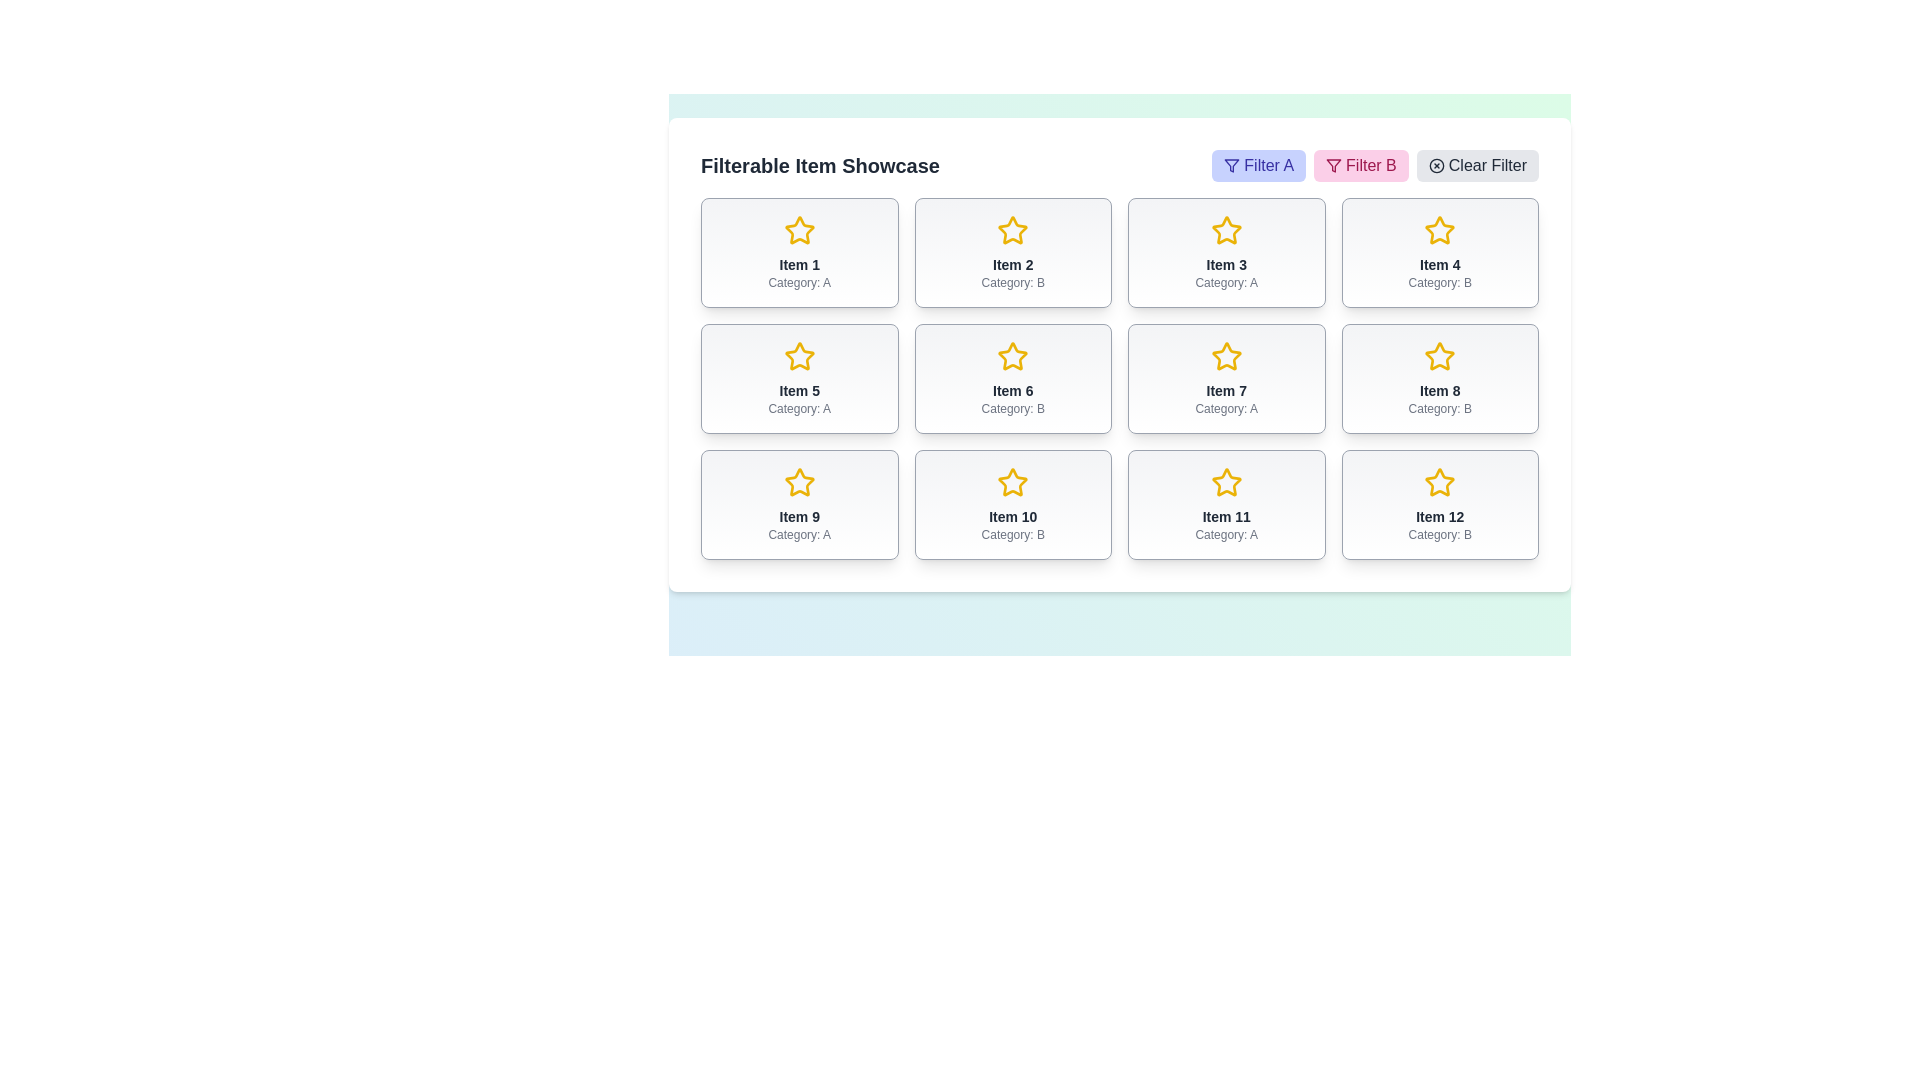 Image resolution: width=1920 pixels, height=1080 pixels. What do you see at coordinates (1258, 164) in the screenshot?
I see `the first button labeled 'A'` at bounding box center [1258, 164].